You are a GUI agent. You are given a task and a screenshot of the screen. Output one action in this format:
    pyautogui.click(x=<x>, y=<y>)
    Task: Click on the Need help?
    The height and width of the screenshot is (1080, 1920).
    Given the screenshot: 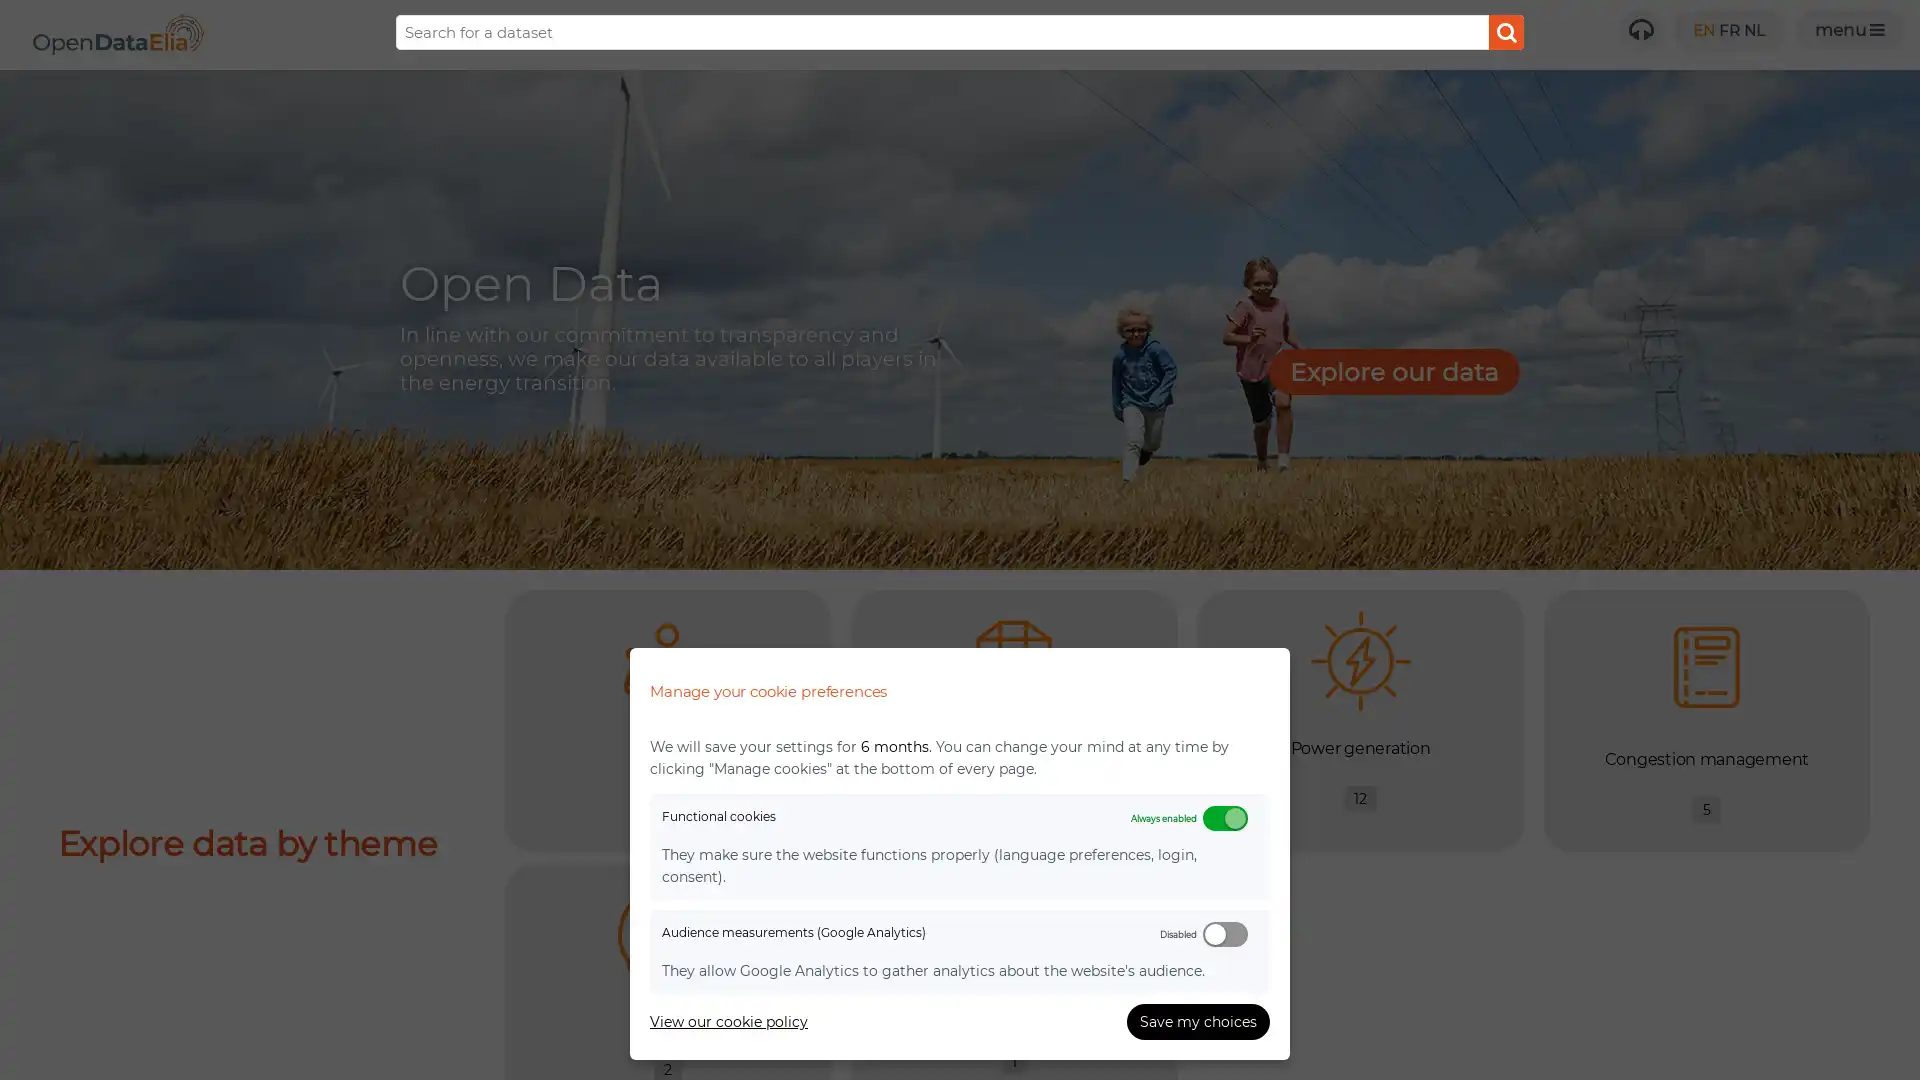 What is the action you would take?
    pyautogui.click(x=1641, y=30)
    